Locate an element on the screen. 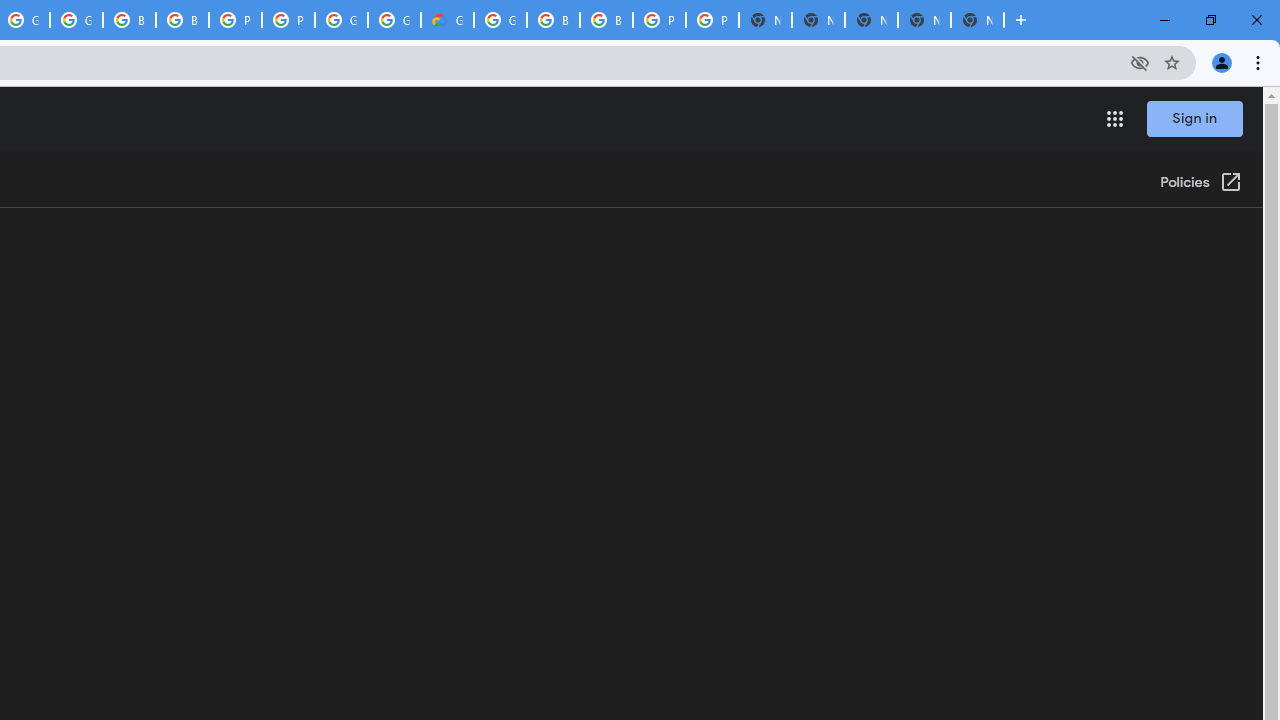  'New Tab' is located at coordinates (977, 20).